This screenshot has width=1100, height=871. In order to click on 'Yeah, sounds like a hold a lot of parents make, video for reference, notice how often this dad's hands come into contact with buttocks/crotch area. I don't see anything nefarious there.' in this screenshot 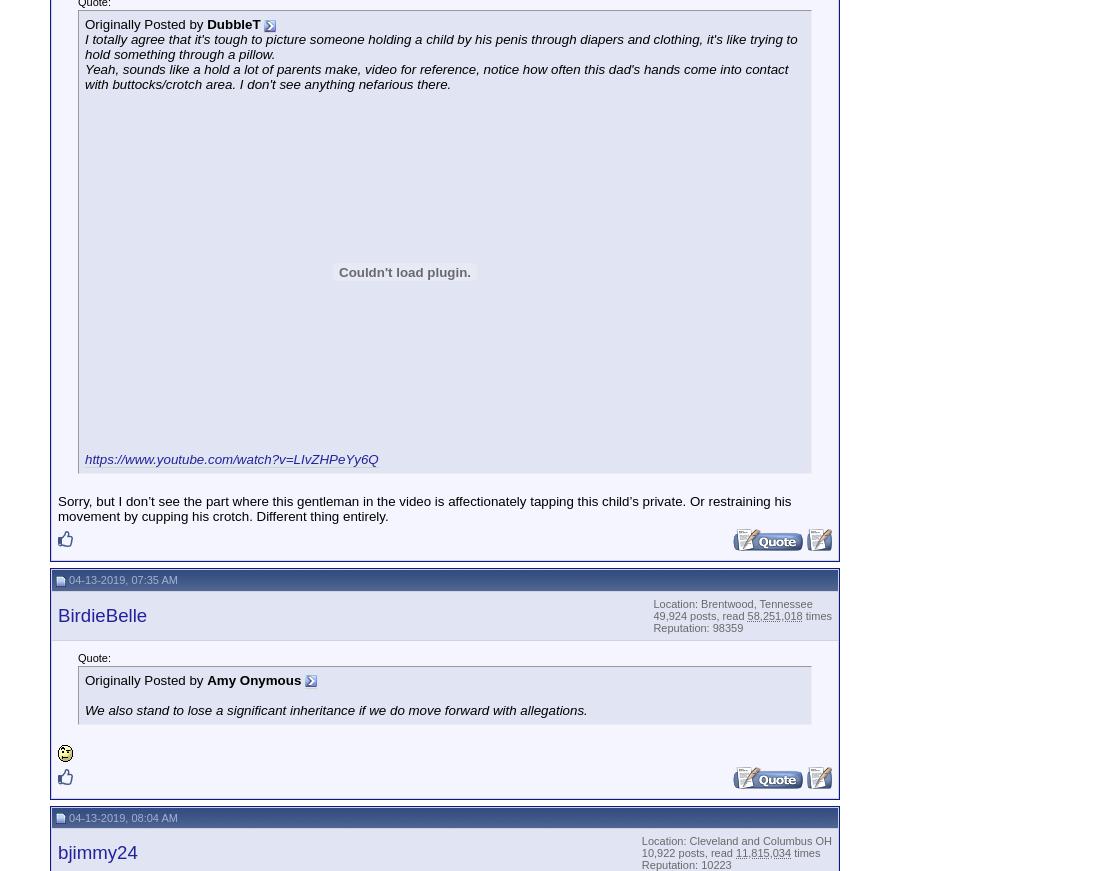, I will do `click(435, 75)`.